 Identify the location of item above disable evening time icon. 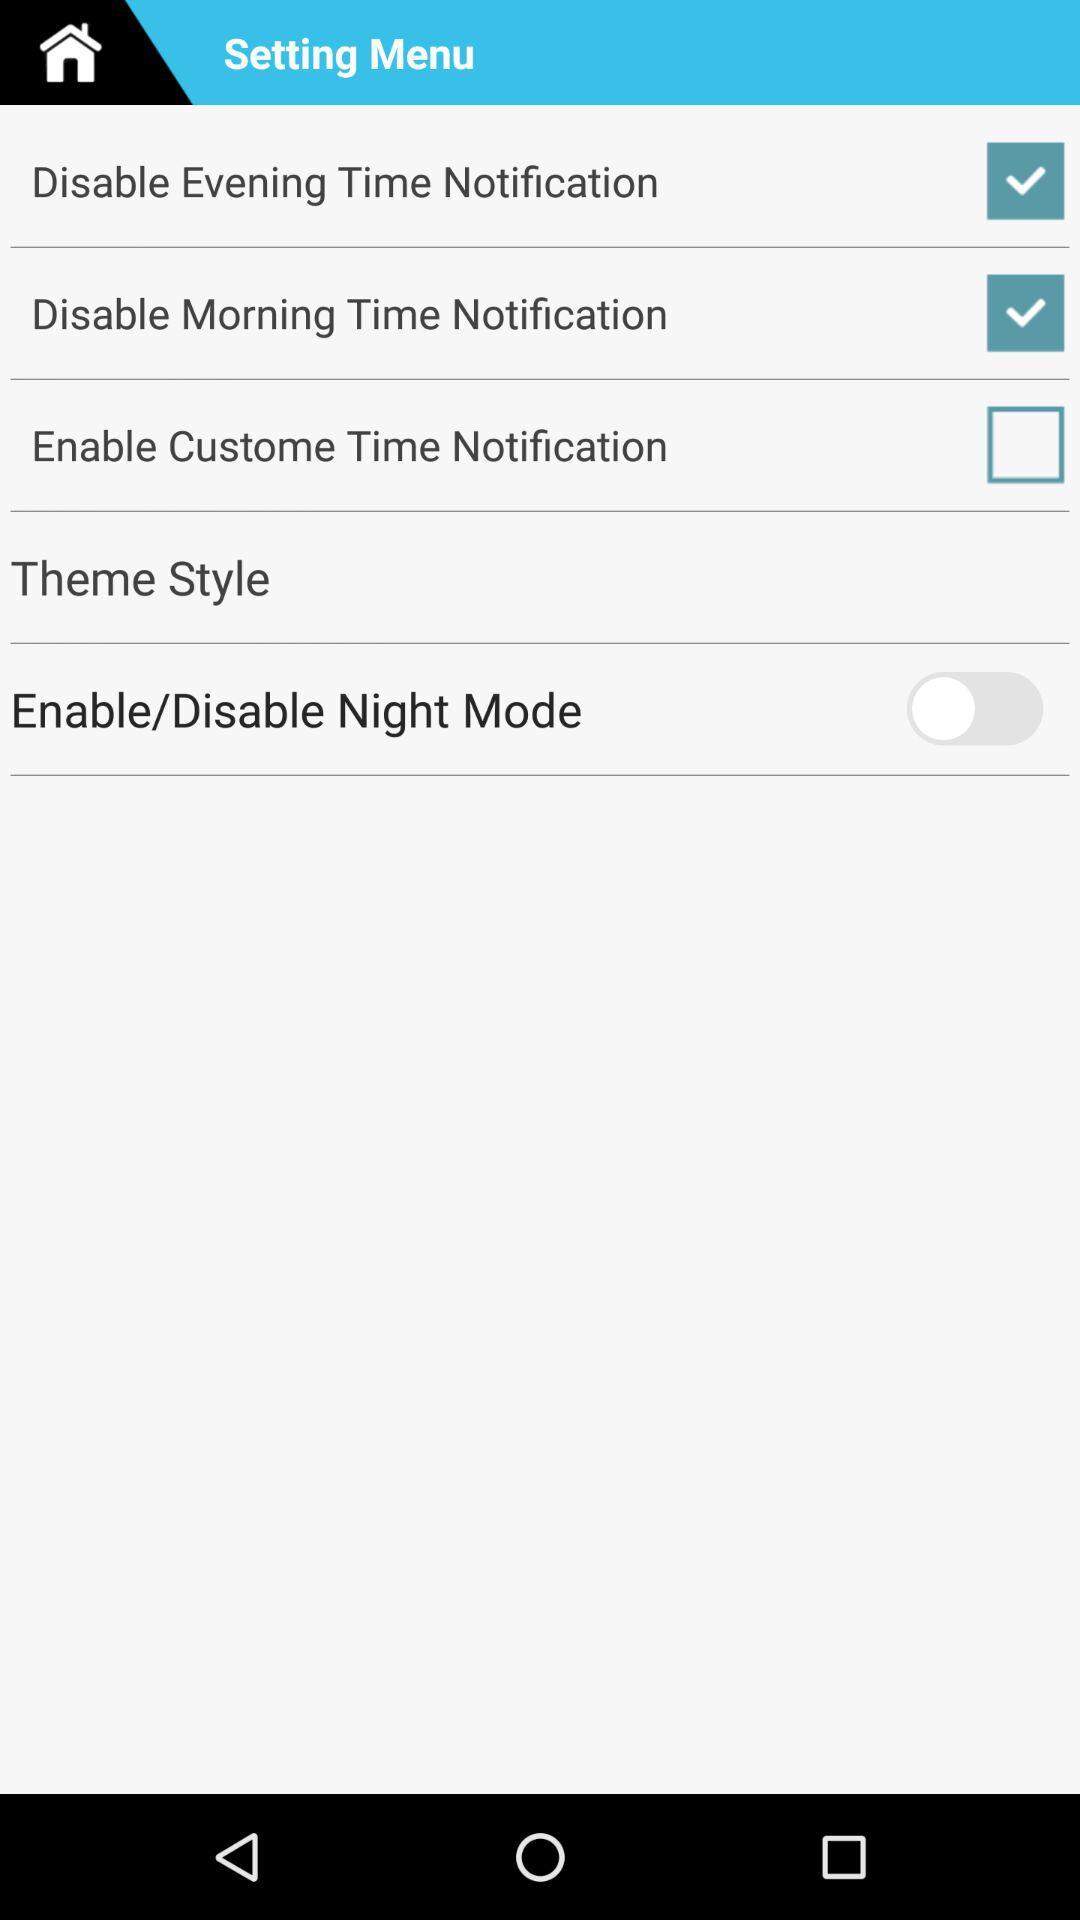
(104, 52).